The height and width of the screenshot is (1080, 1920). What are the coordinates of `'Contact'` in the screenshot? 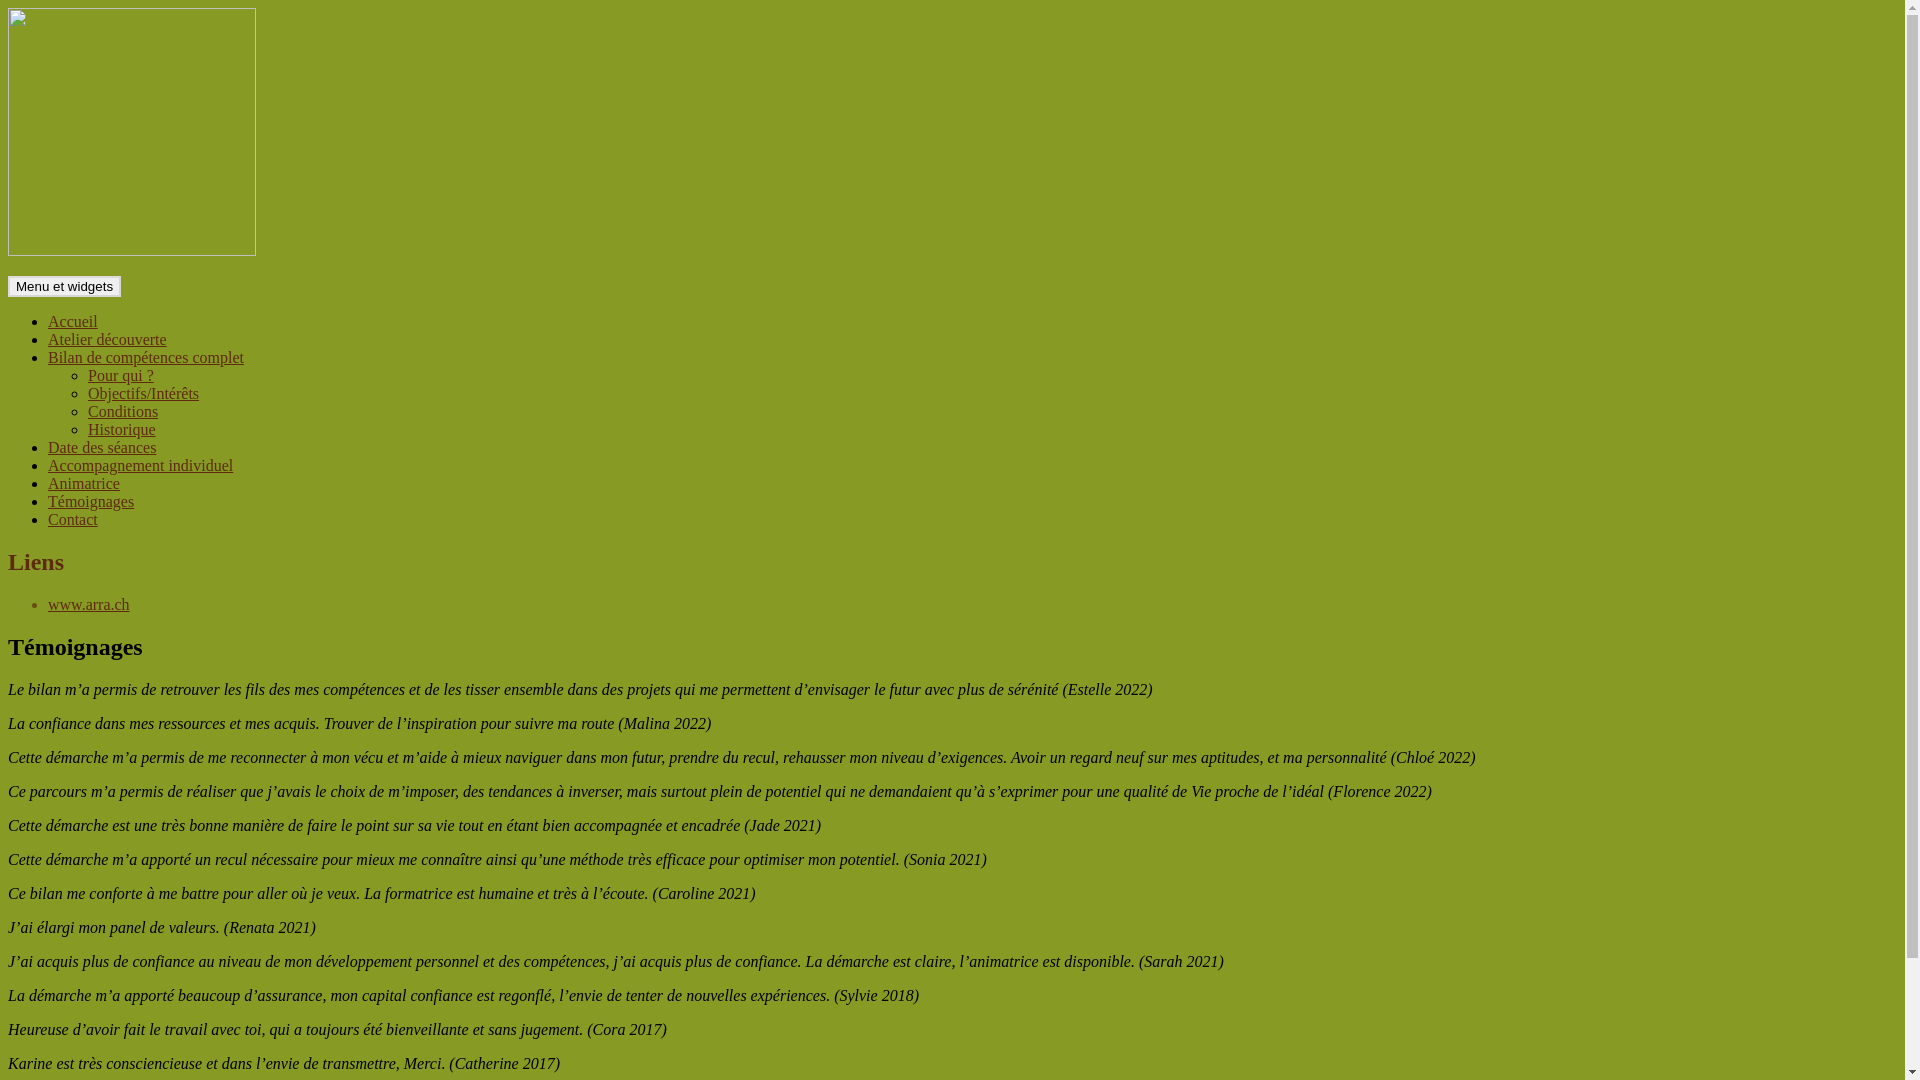 It's located at (72, 518).